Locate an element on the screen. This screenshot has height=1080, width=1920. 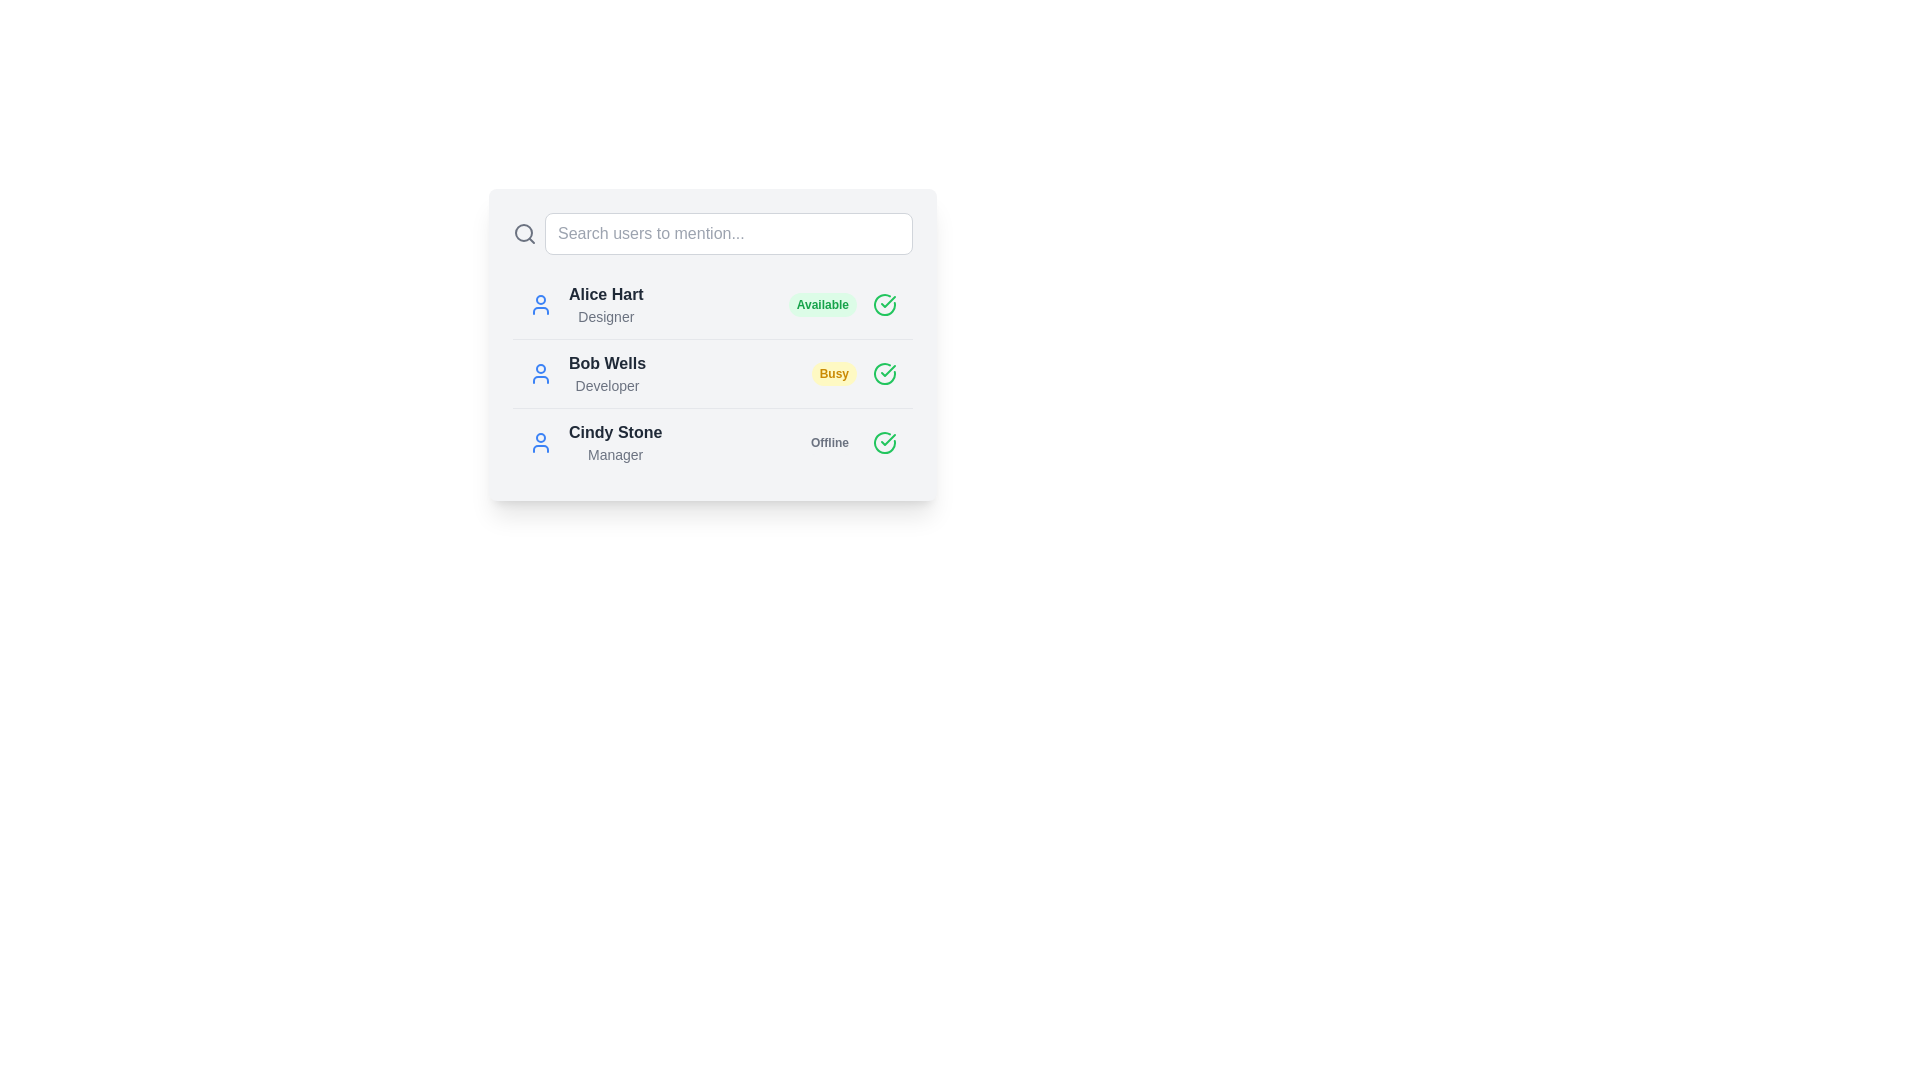
user profile Text label displaying the user's name and role, located in the third row of the list, between 'Bob Wells' and 'Offline' is located at coordinates (614, 442).